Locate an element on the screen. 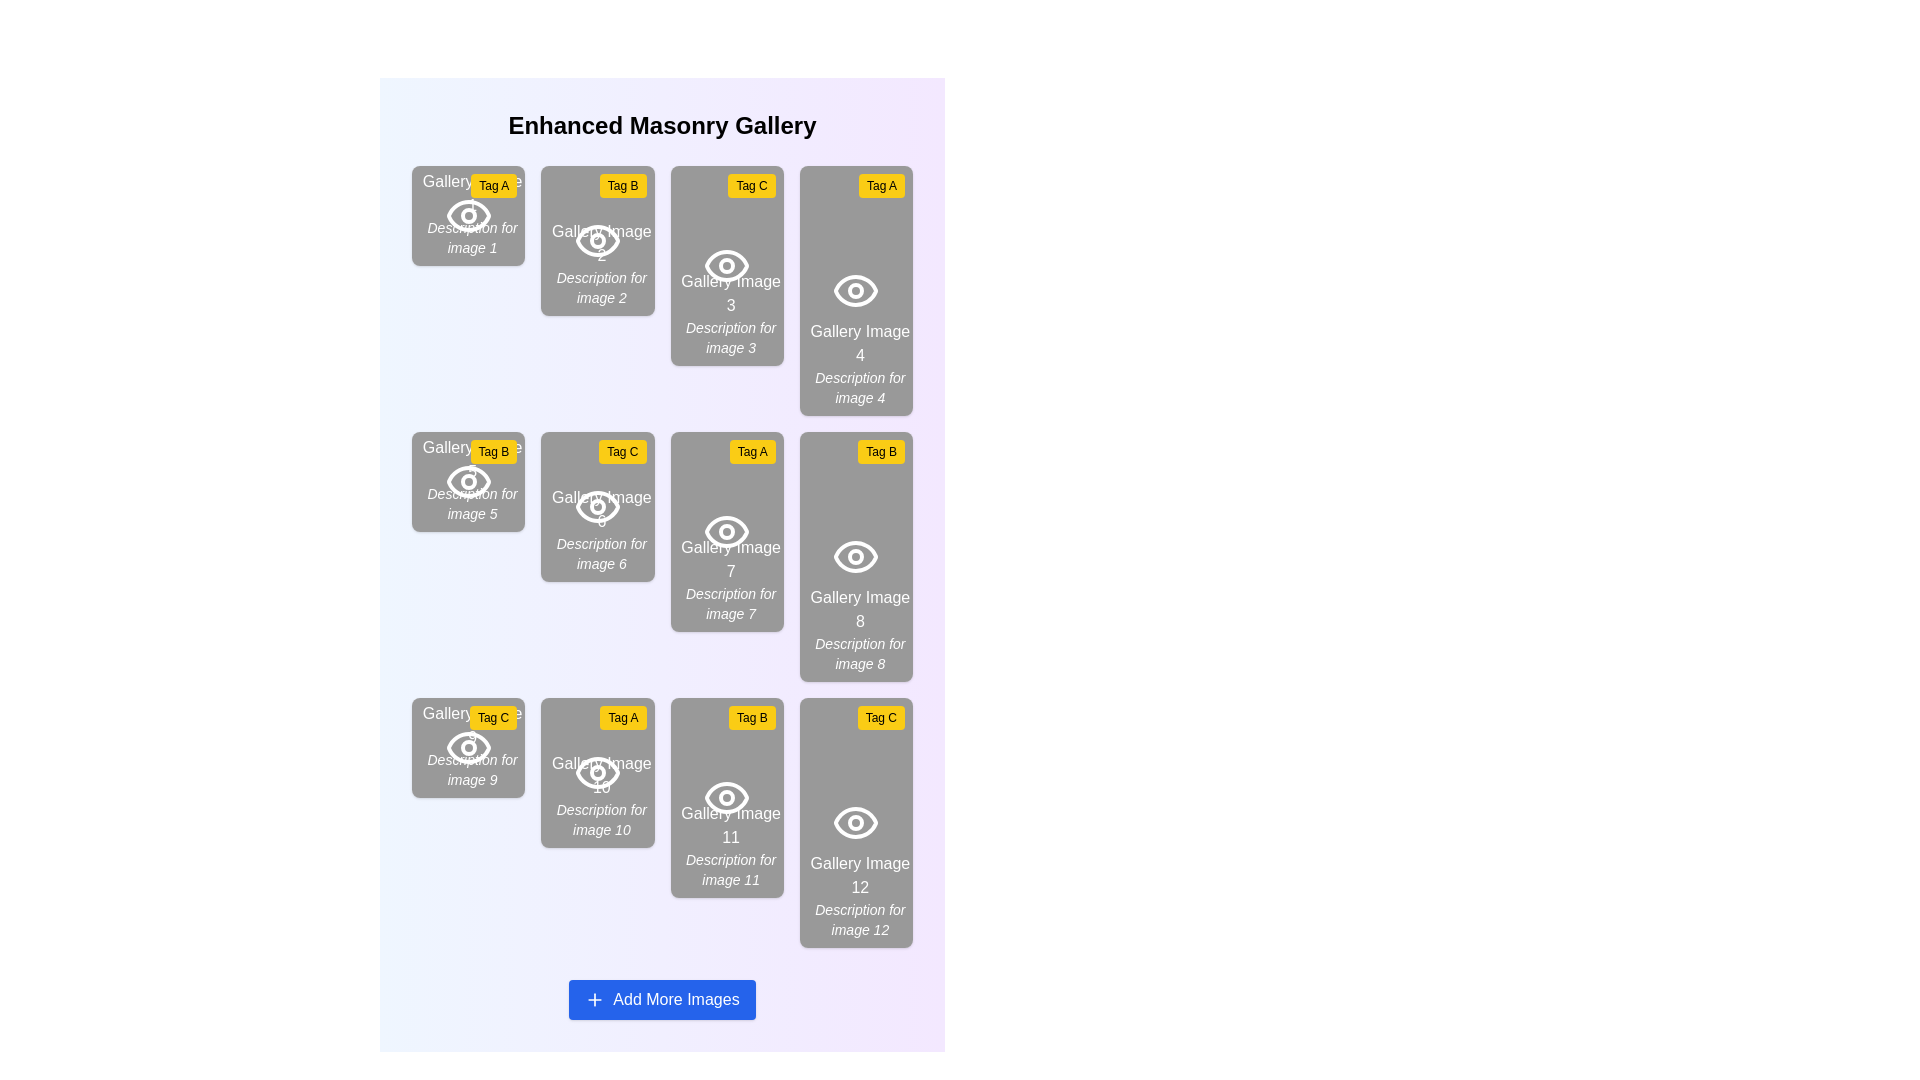 The image size is (1920, 1080). the static text label displaying 'Gallery Image 6' is located at coordinates (600, 508).